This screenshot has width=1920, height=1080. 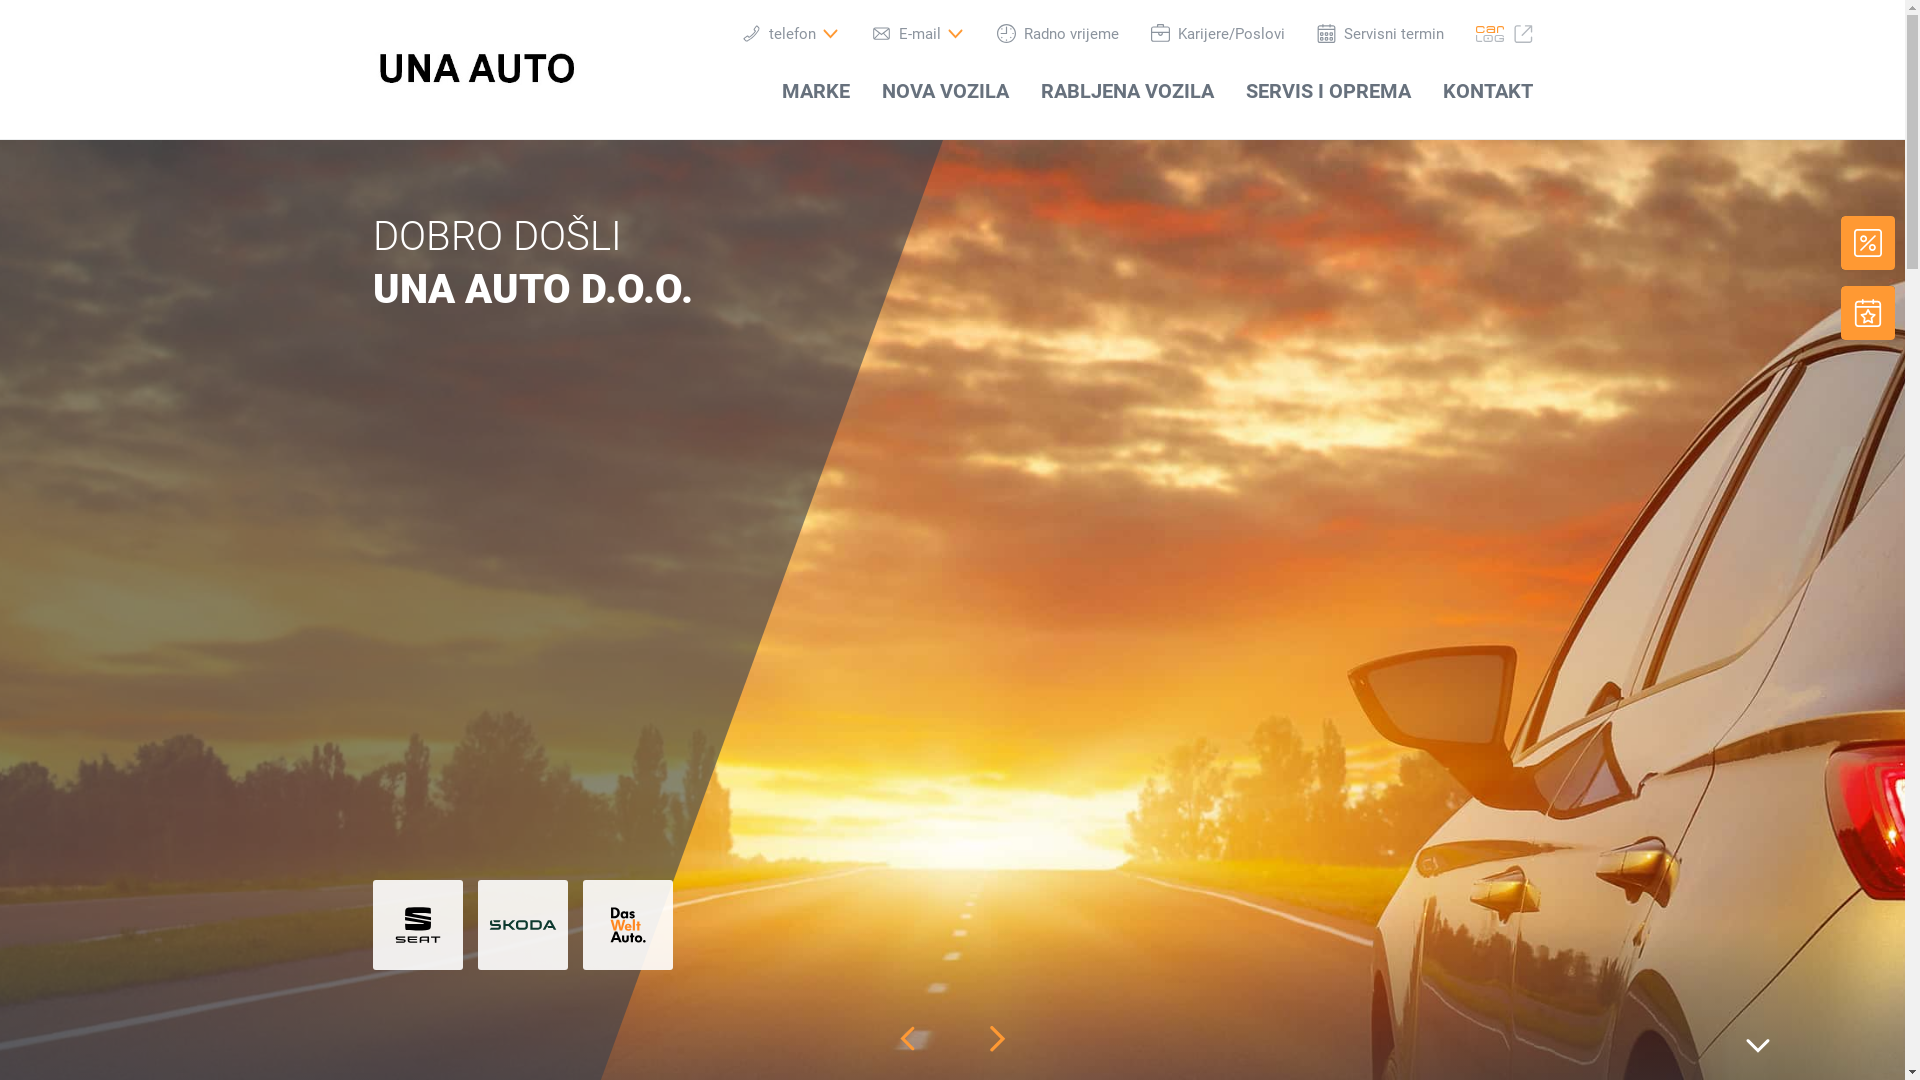 I want to click on 'Radno vrijeme', so click(x=1055, y=33).